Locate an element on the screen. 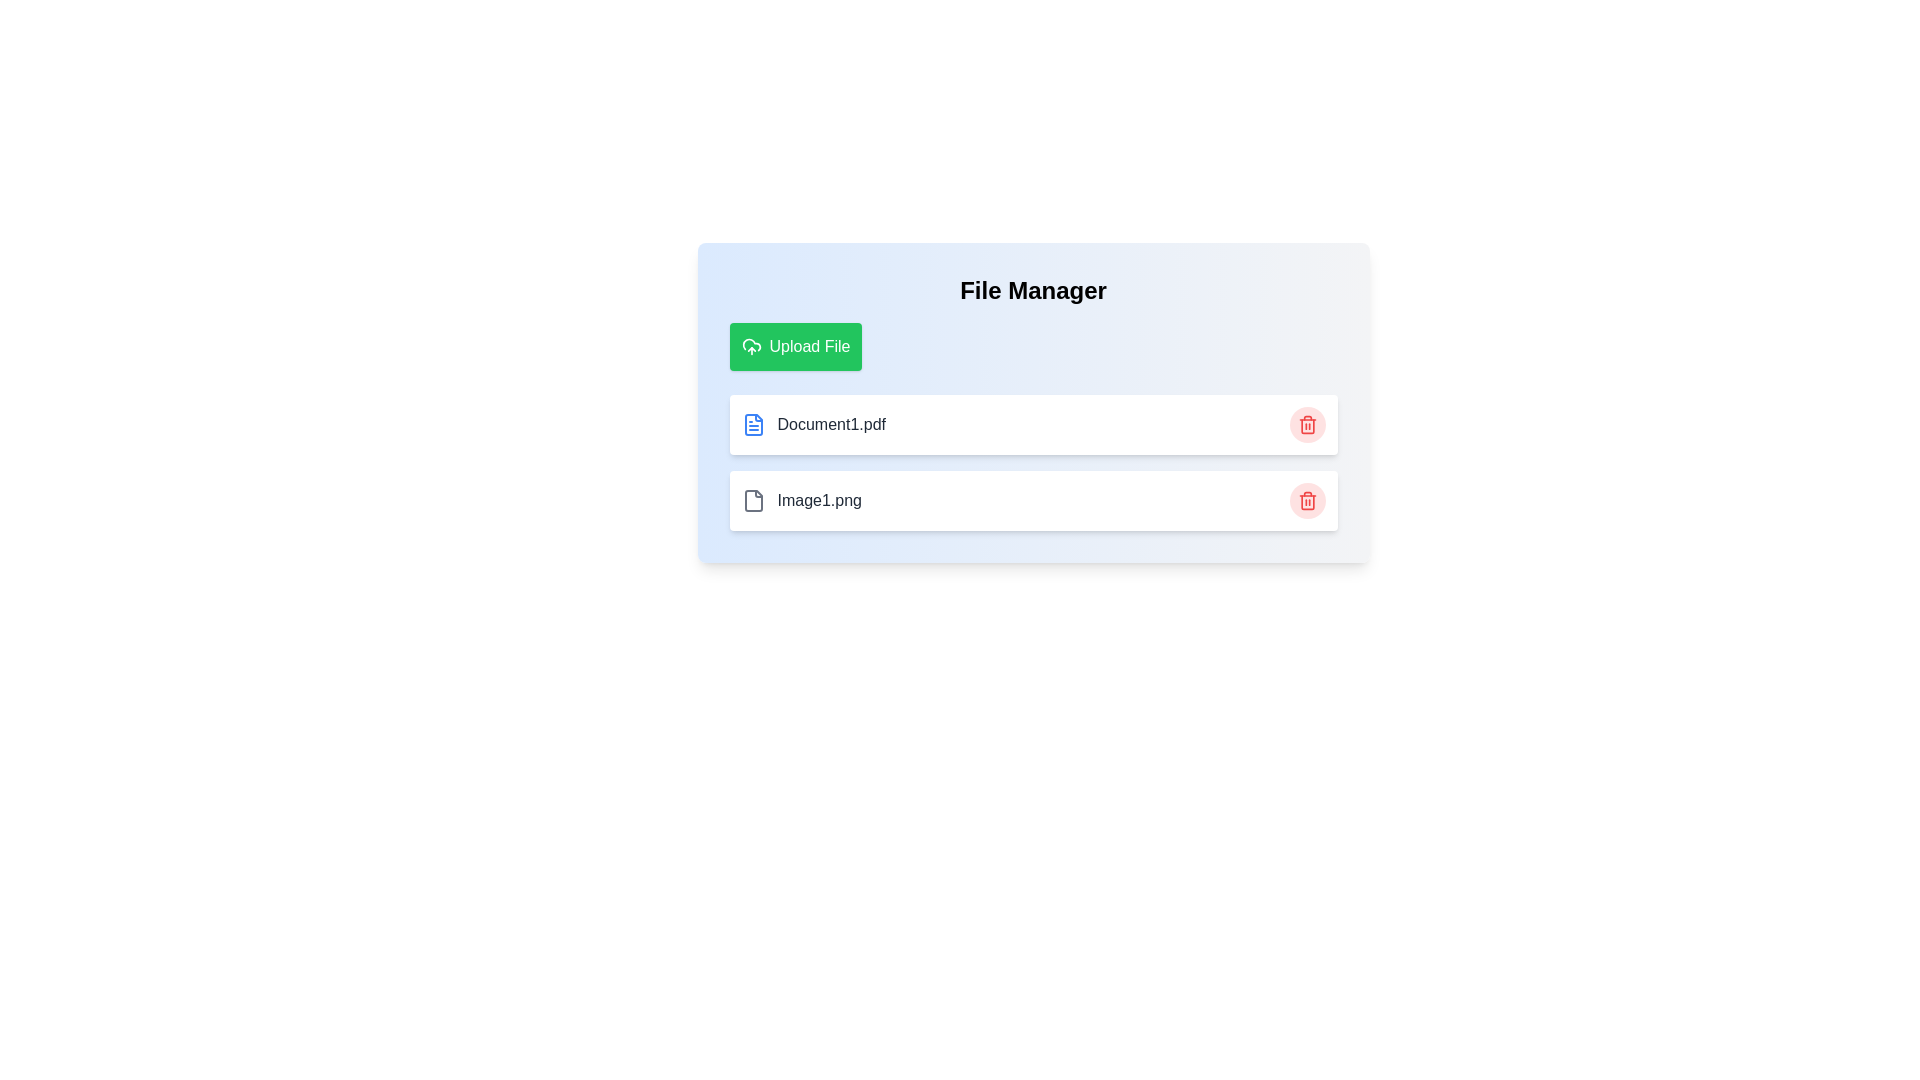  the label text within the green upload button located at the top left of the interface, which indicates the action to upload a file is located at coordinates (810, 346).